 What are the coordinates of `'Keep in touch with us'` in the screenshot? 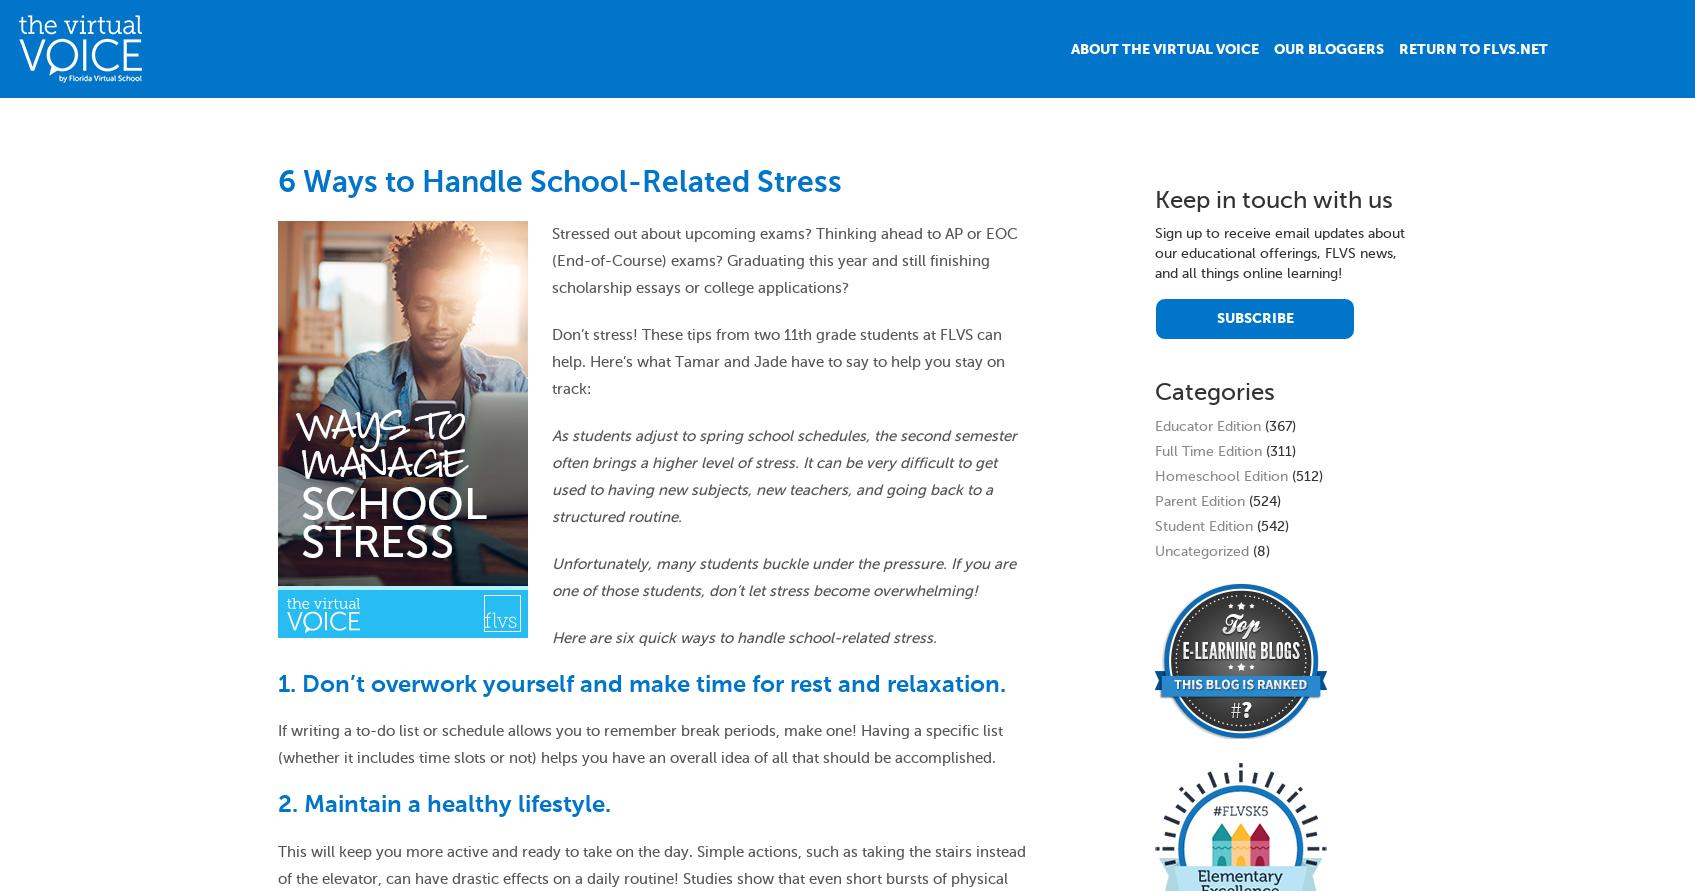 It's located at (1272, 201).